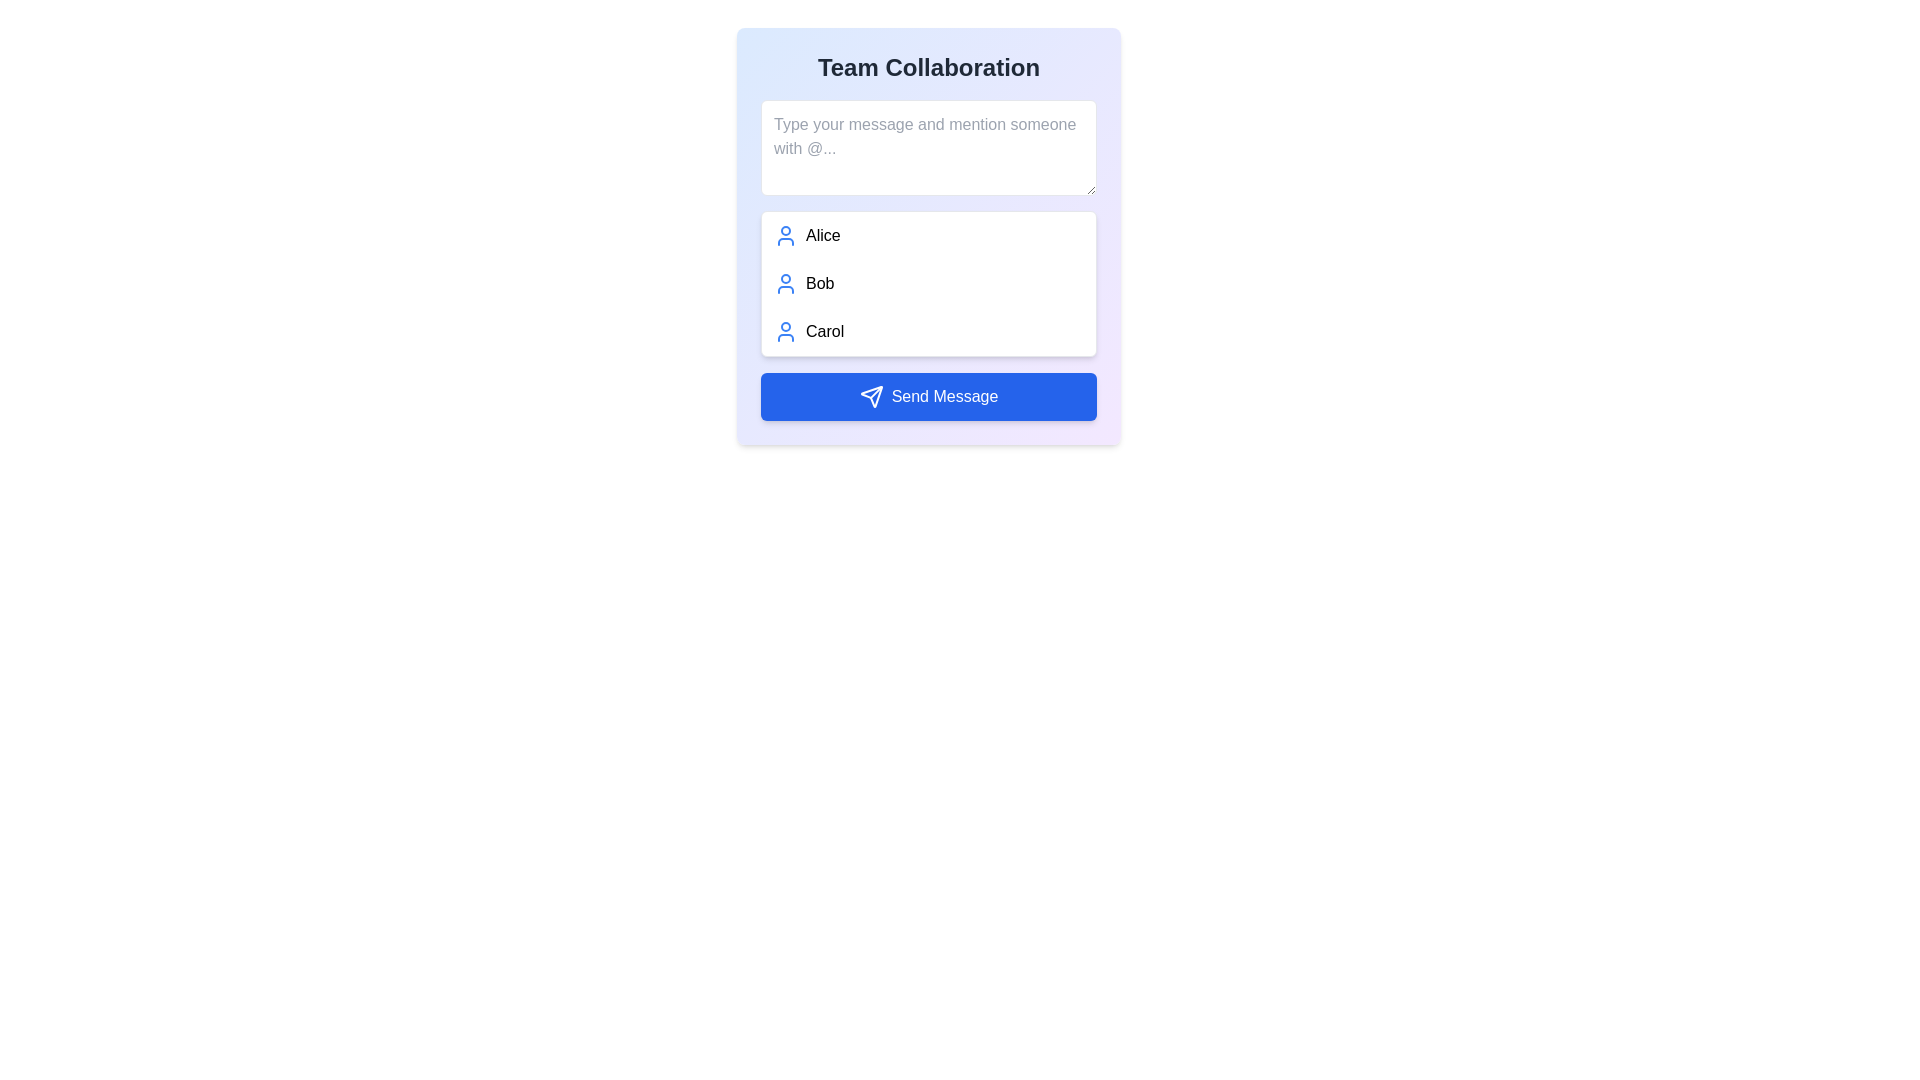 This screenshot has height=1080, width=1920. I want to click on the 'Send Message' button, so click(871, 397).